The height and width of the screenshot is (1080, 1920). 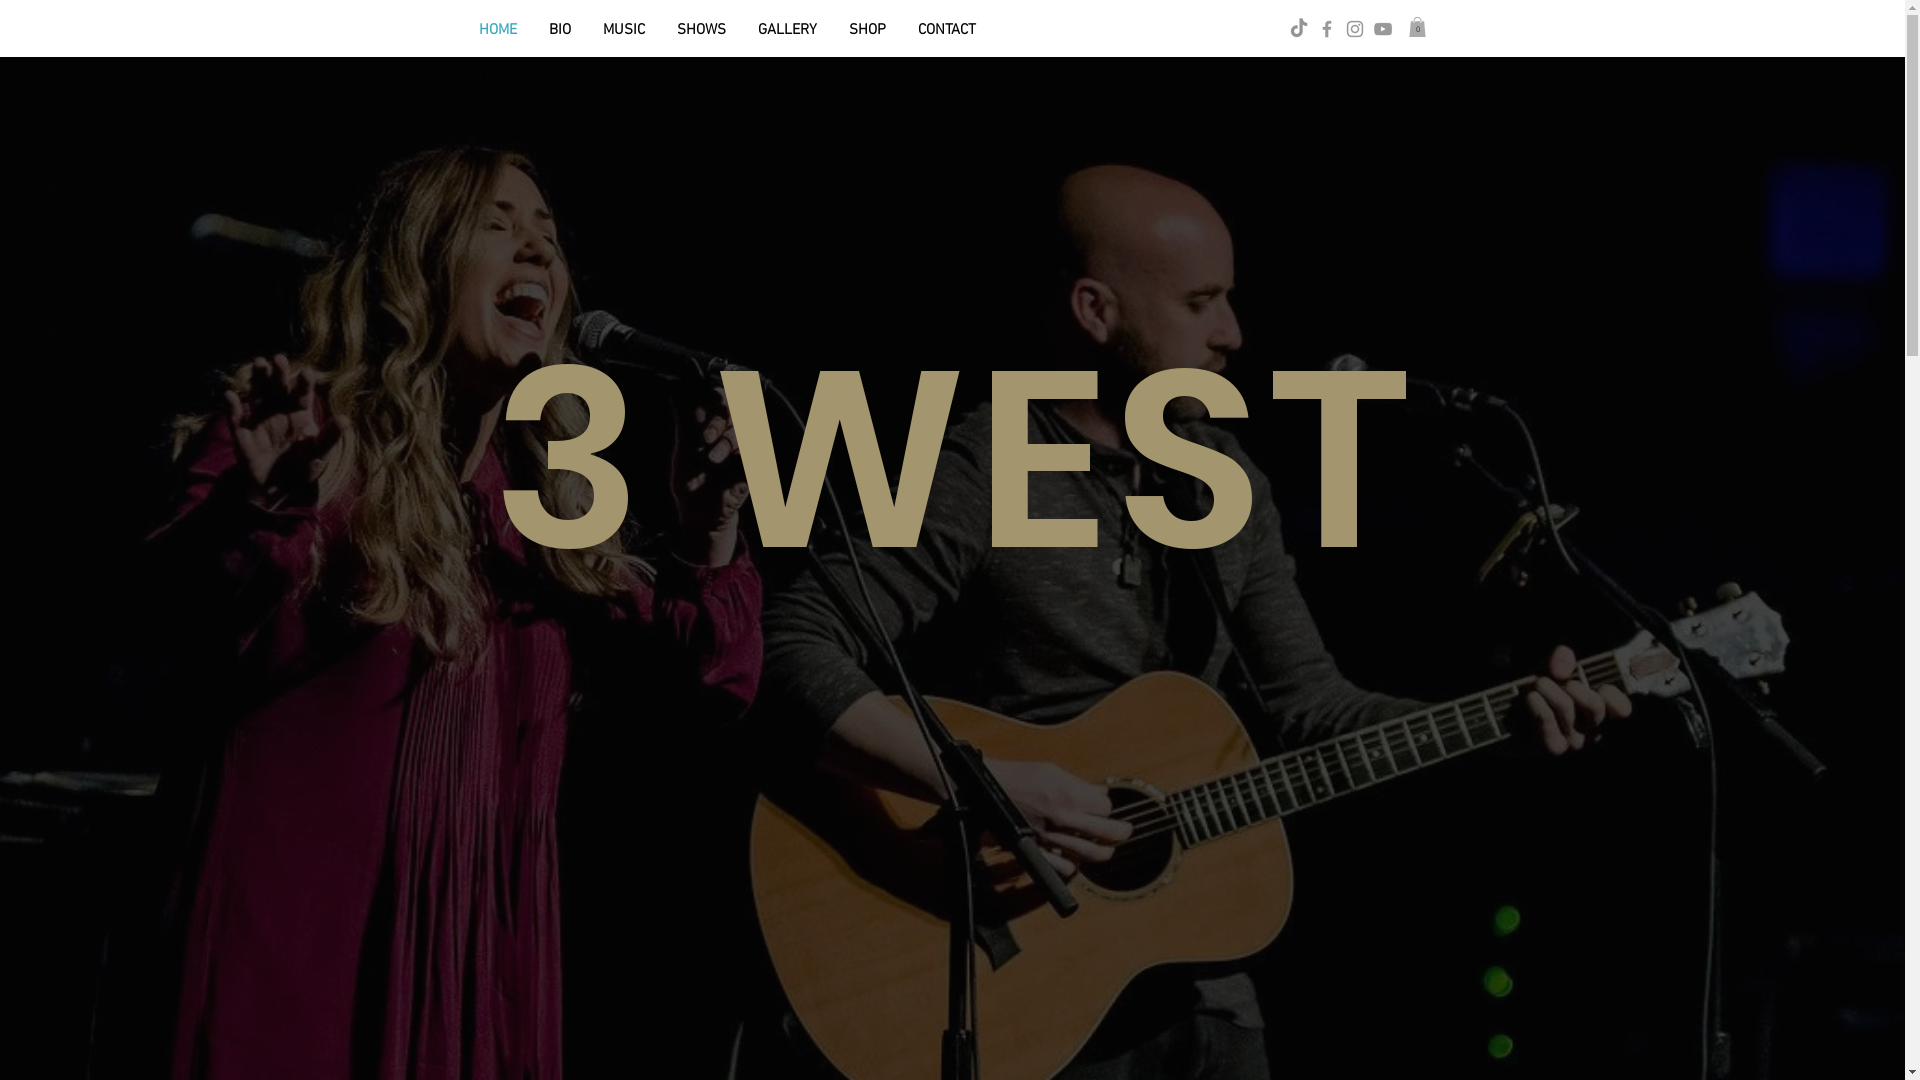 I want to click on 'SHOP', so click(x=831, y=30).